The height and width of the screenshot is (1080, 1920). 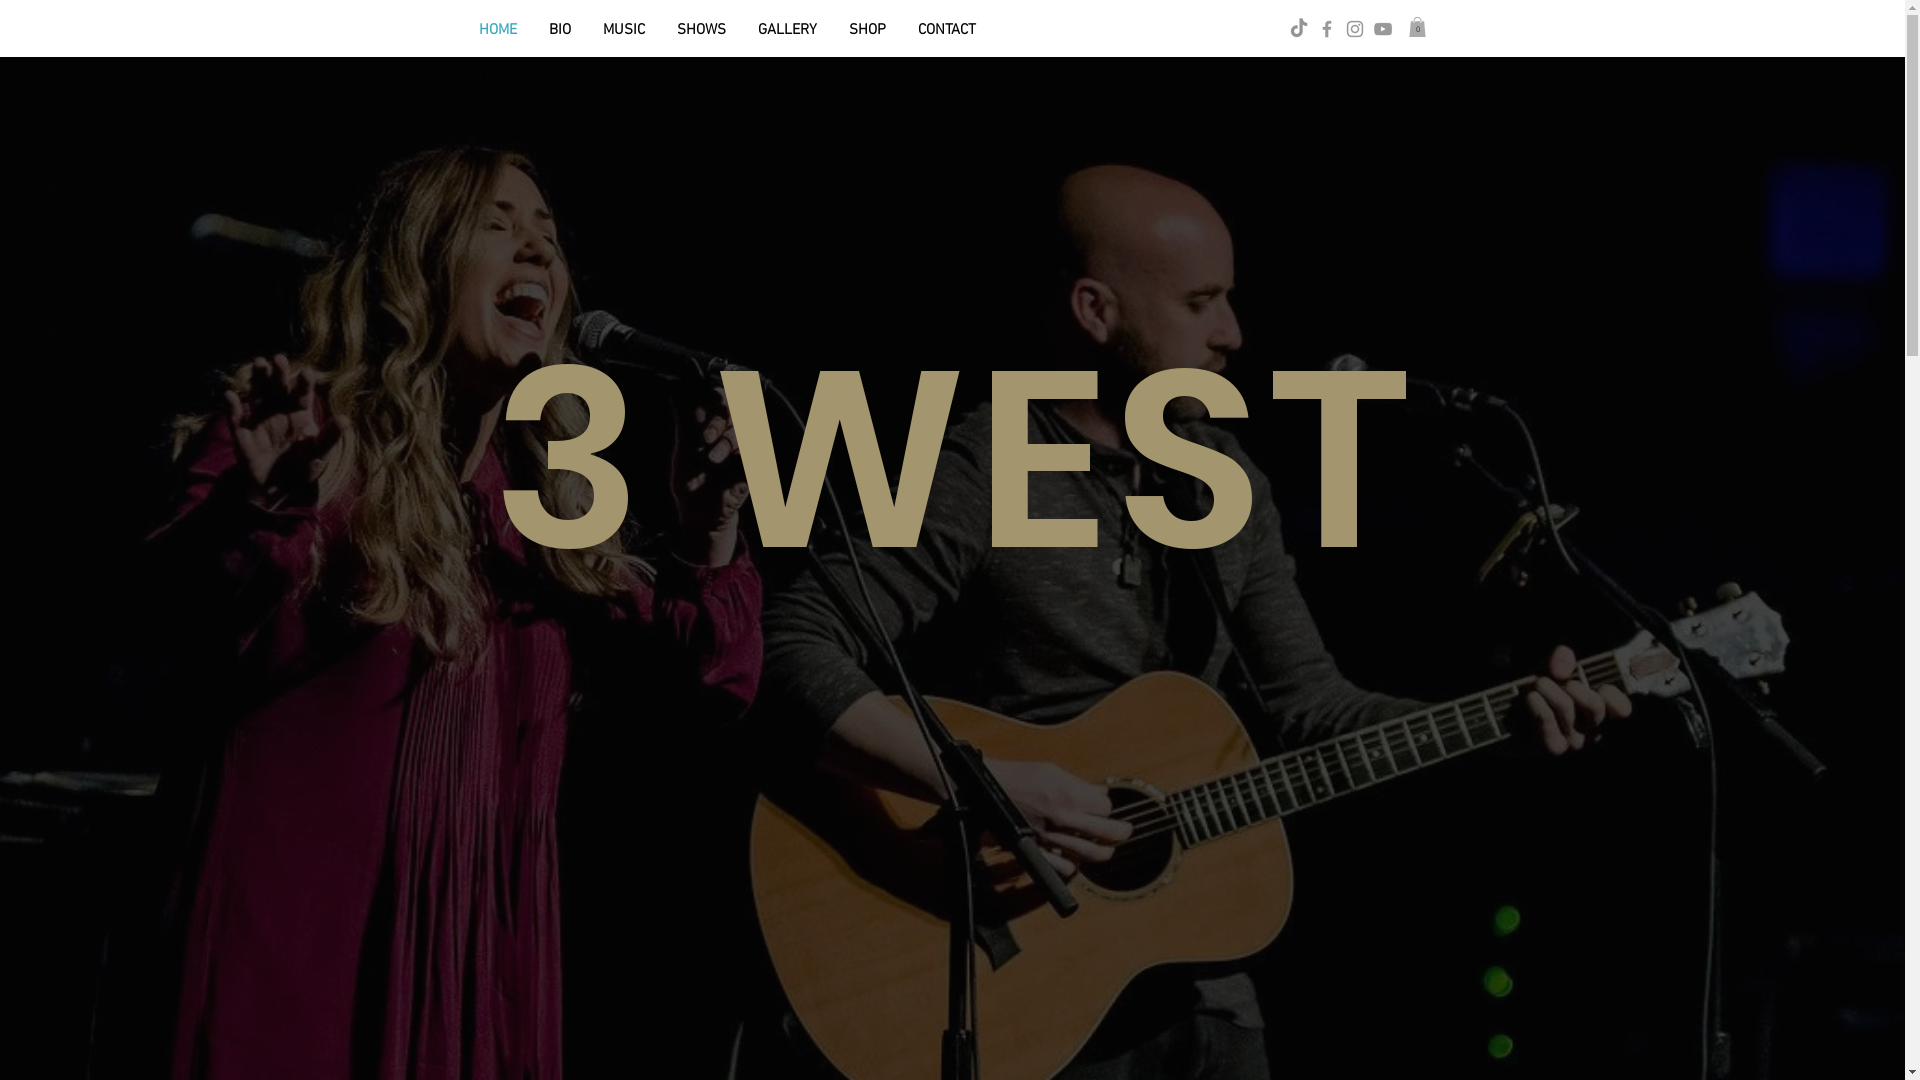 I want to click on 'SHOP', so click(x=831, y=30).